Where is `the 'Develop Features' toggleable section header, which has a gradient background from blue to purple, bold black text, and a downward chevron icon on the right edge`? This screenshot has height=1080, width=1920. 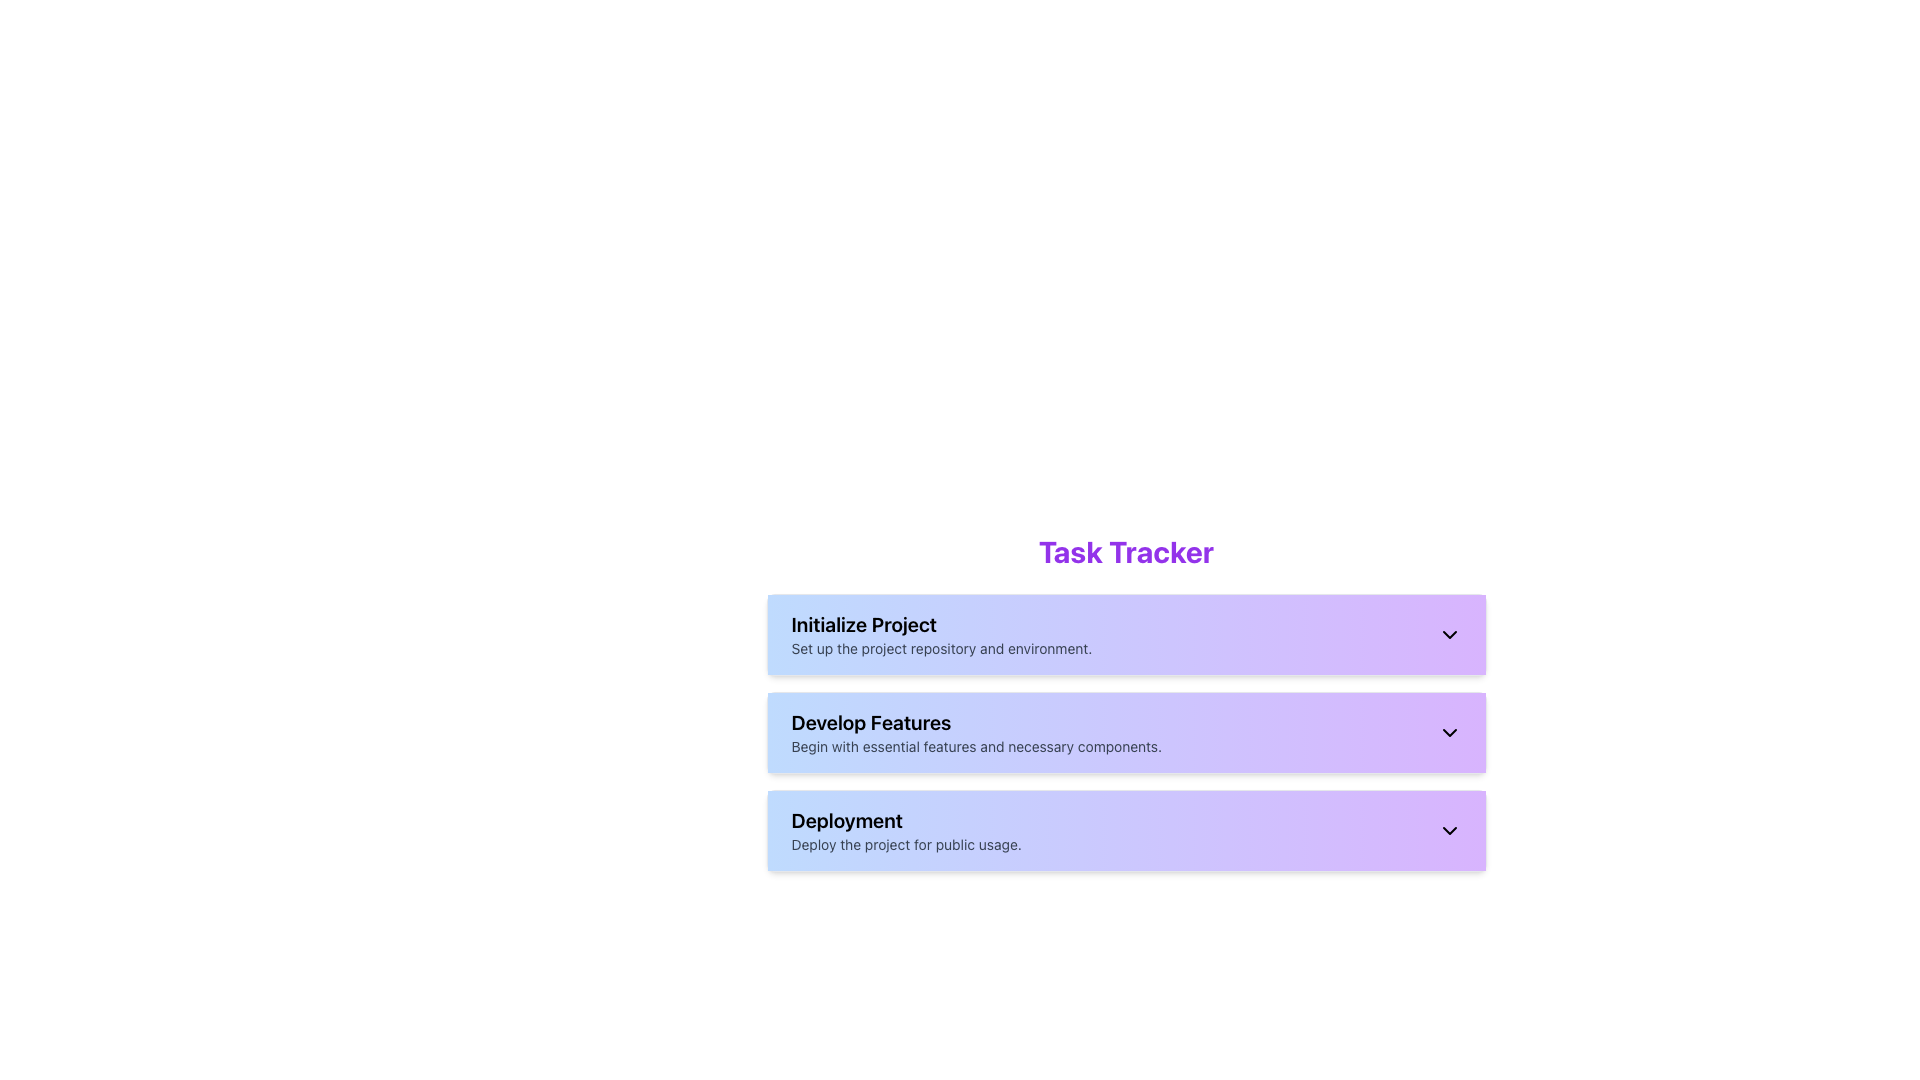 the 'Develop Features' toggleable section header, which has a gradient background from blue to purple, bold black text, and a downward chevron icon on the right edge is located at coordinates (1126, 732).